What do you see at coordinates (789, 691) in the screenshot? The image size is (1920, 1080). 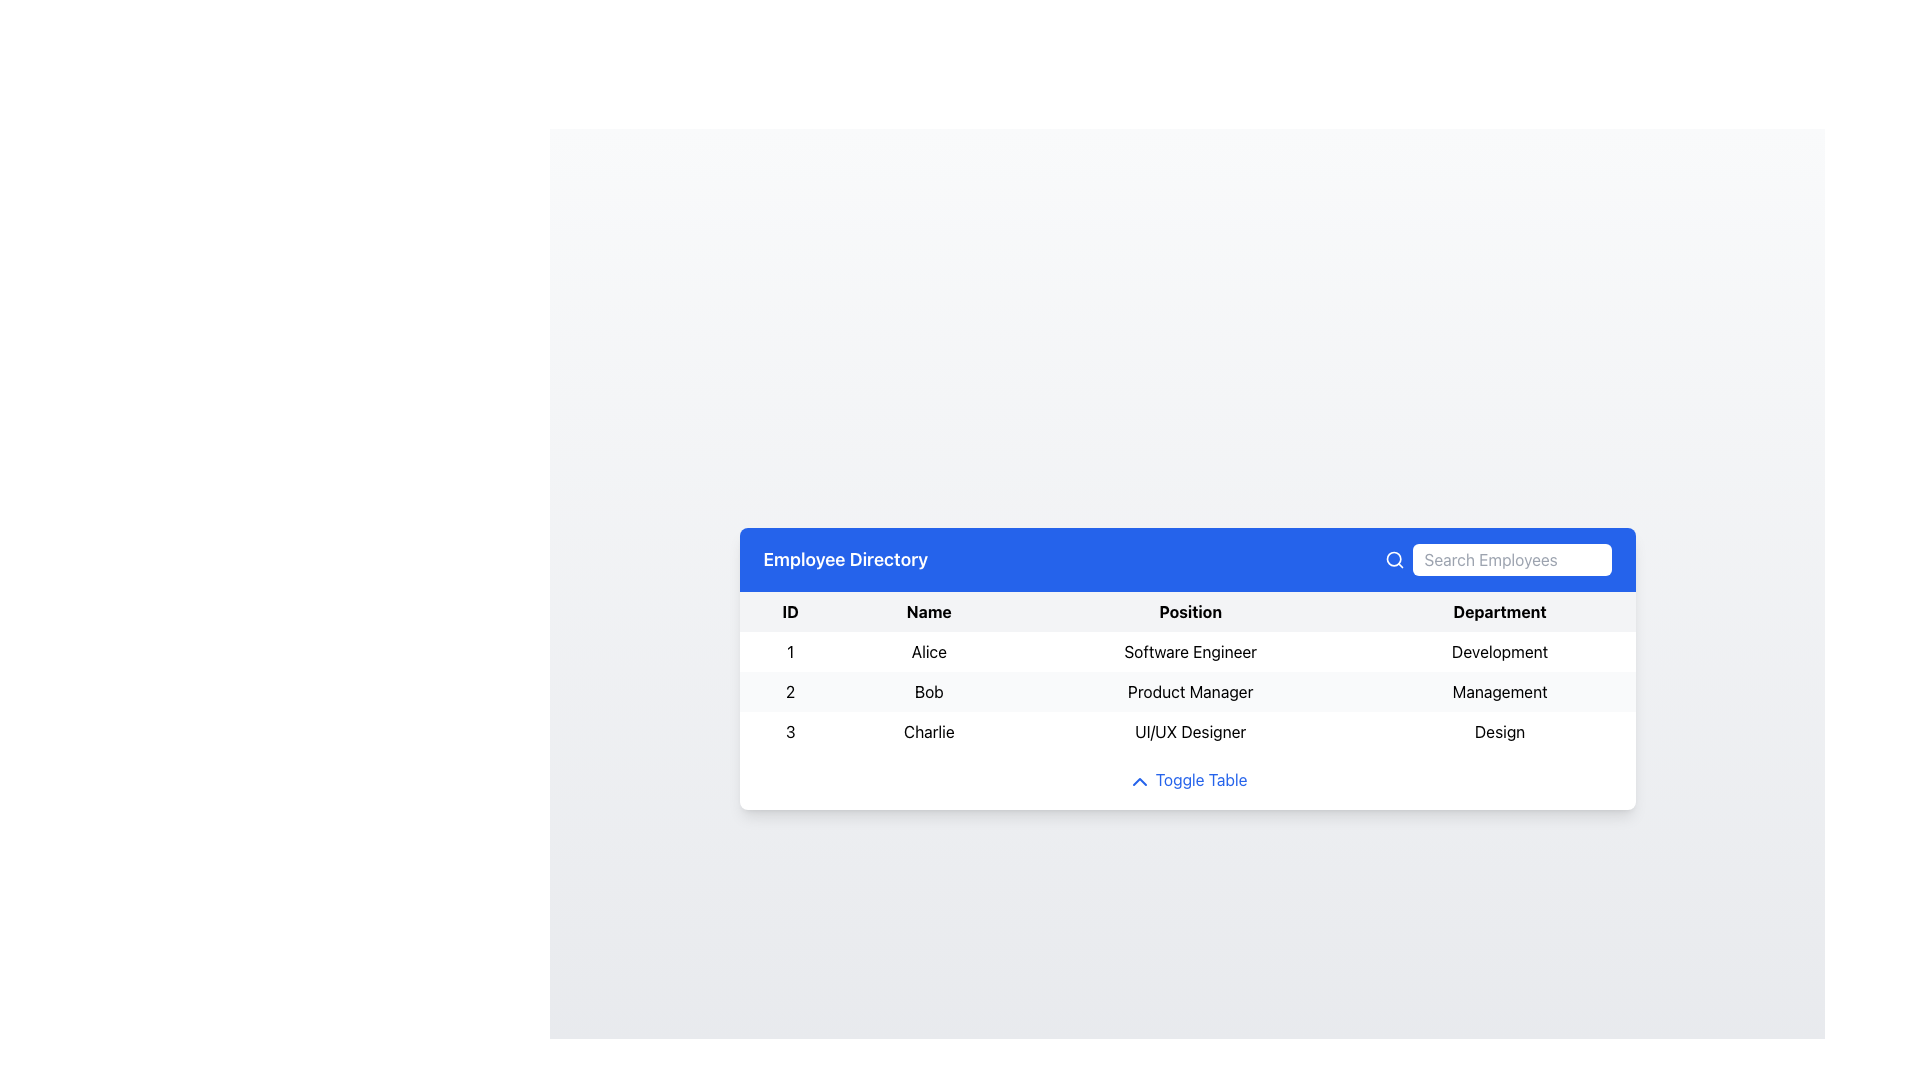 I see `the numeral '2' in the first column of the second row in the employee details table` at bounding box center [789, 691].